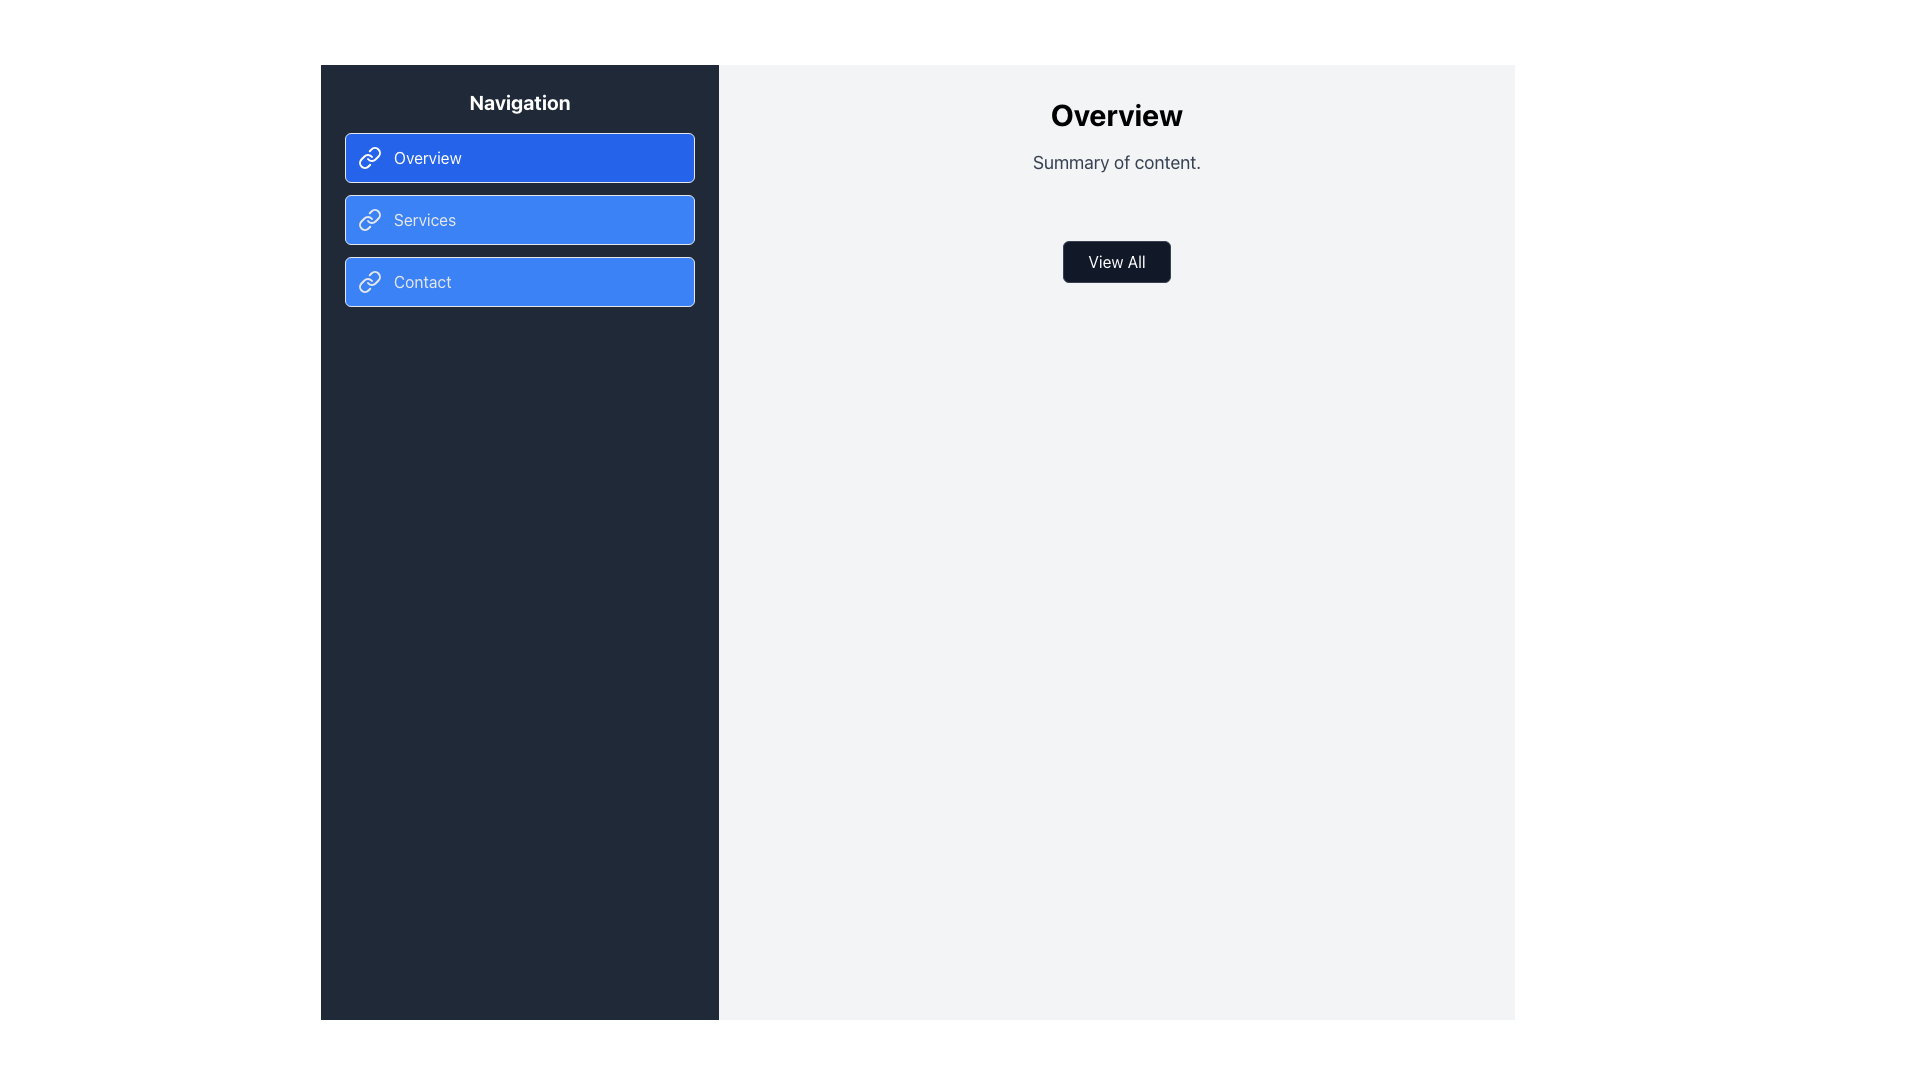 This screenshot has height=1080, width=1920. I want to click on keyboard navigation, so click(519, 219).